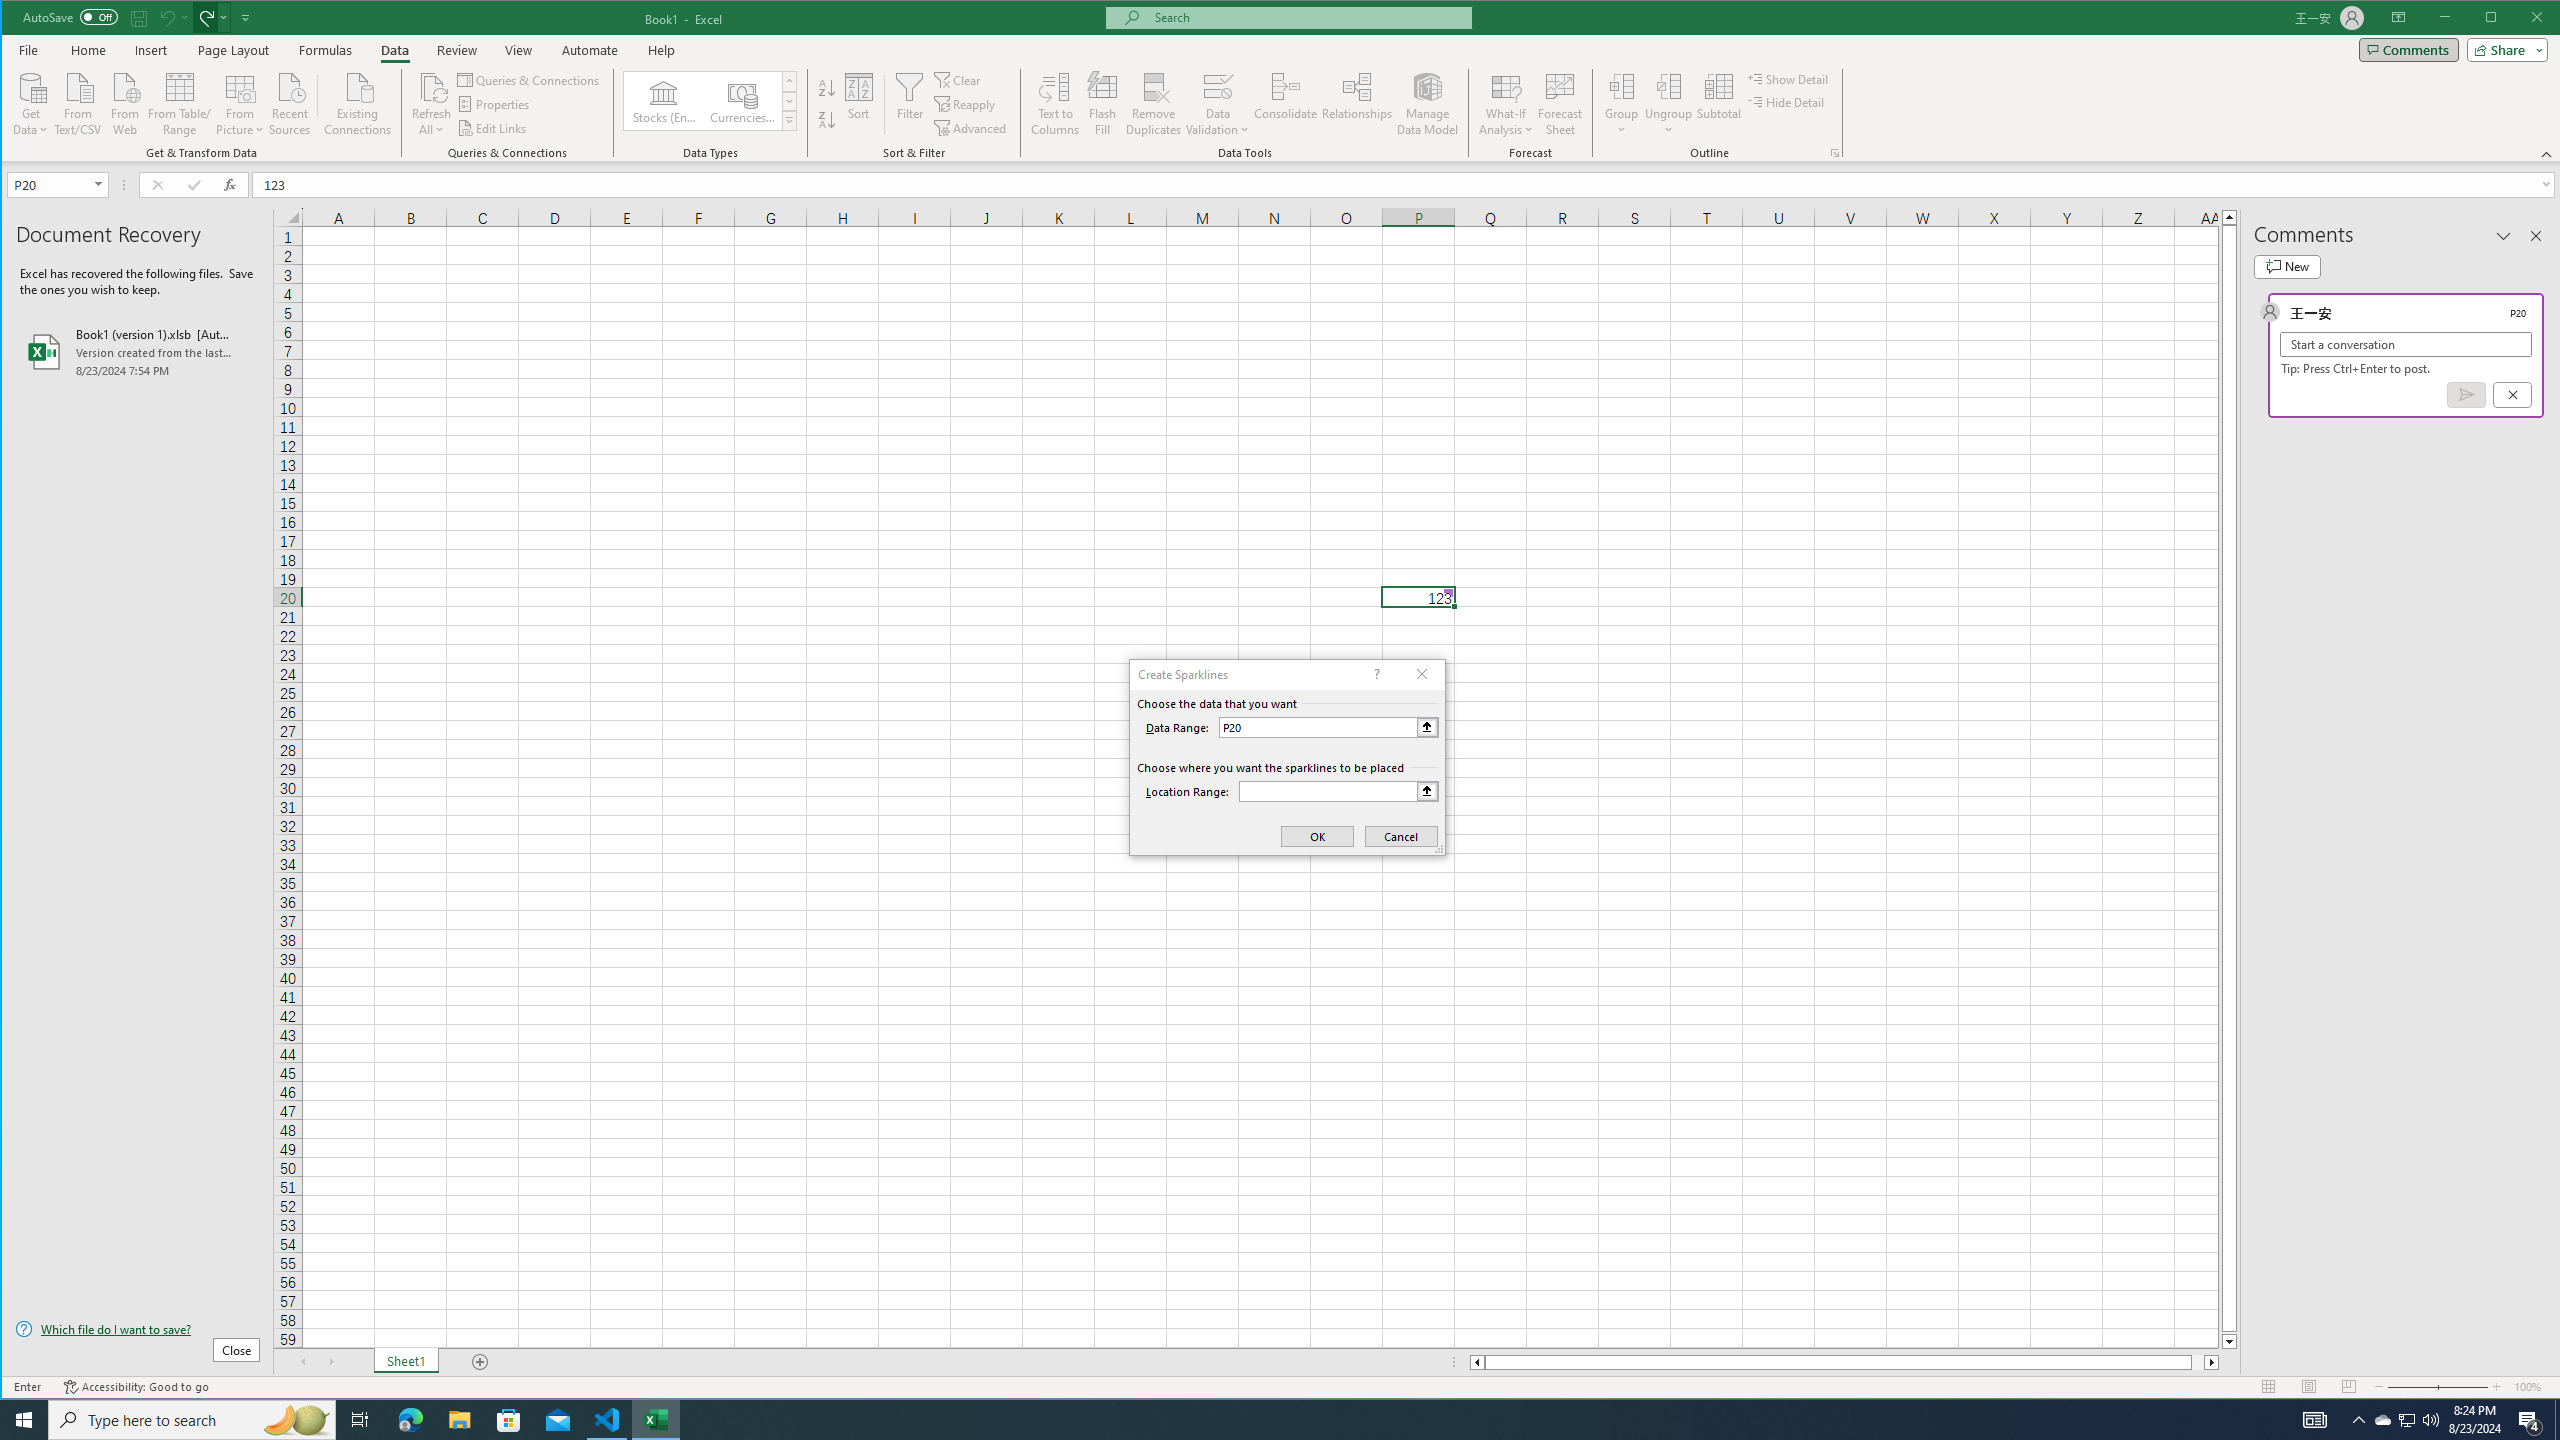  Describe the element at coordinates (2405, 344) in the screenshot. I see `'Start a conversation'` at that location.